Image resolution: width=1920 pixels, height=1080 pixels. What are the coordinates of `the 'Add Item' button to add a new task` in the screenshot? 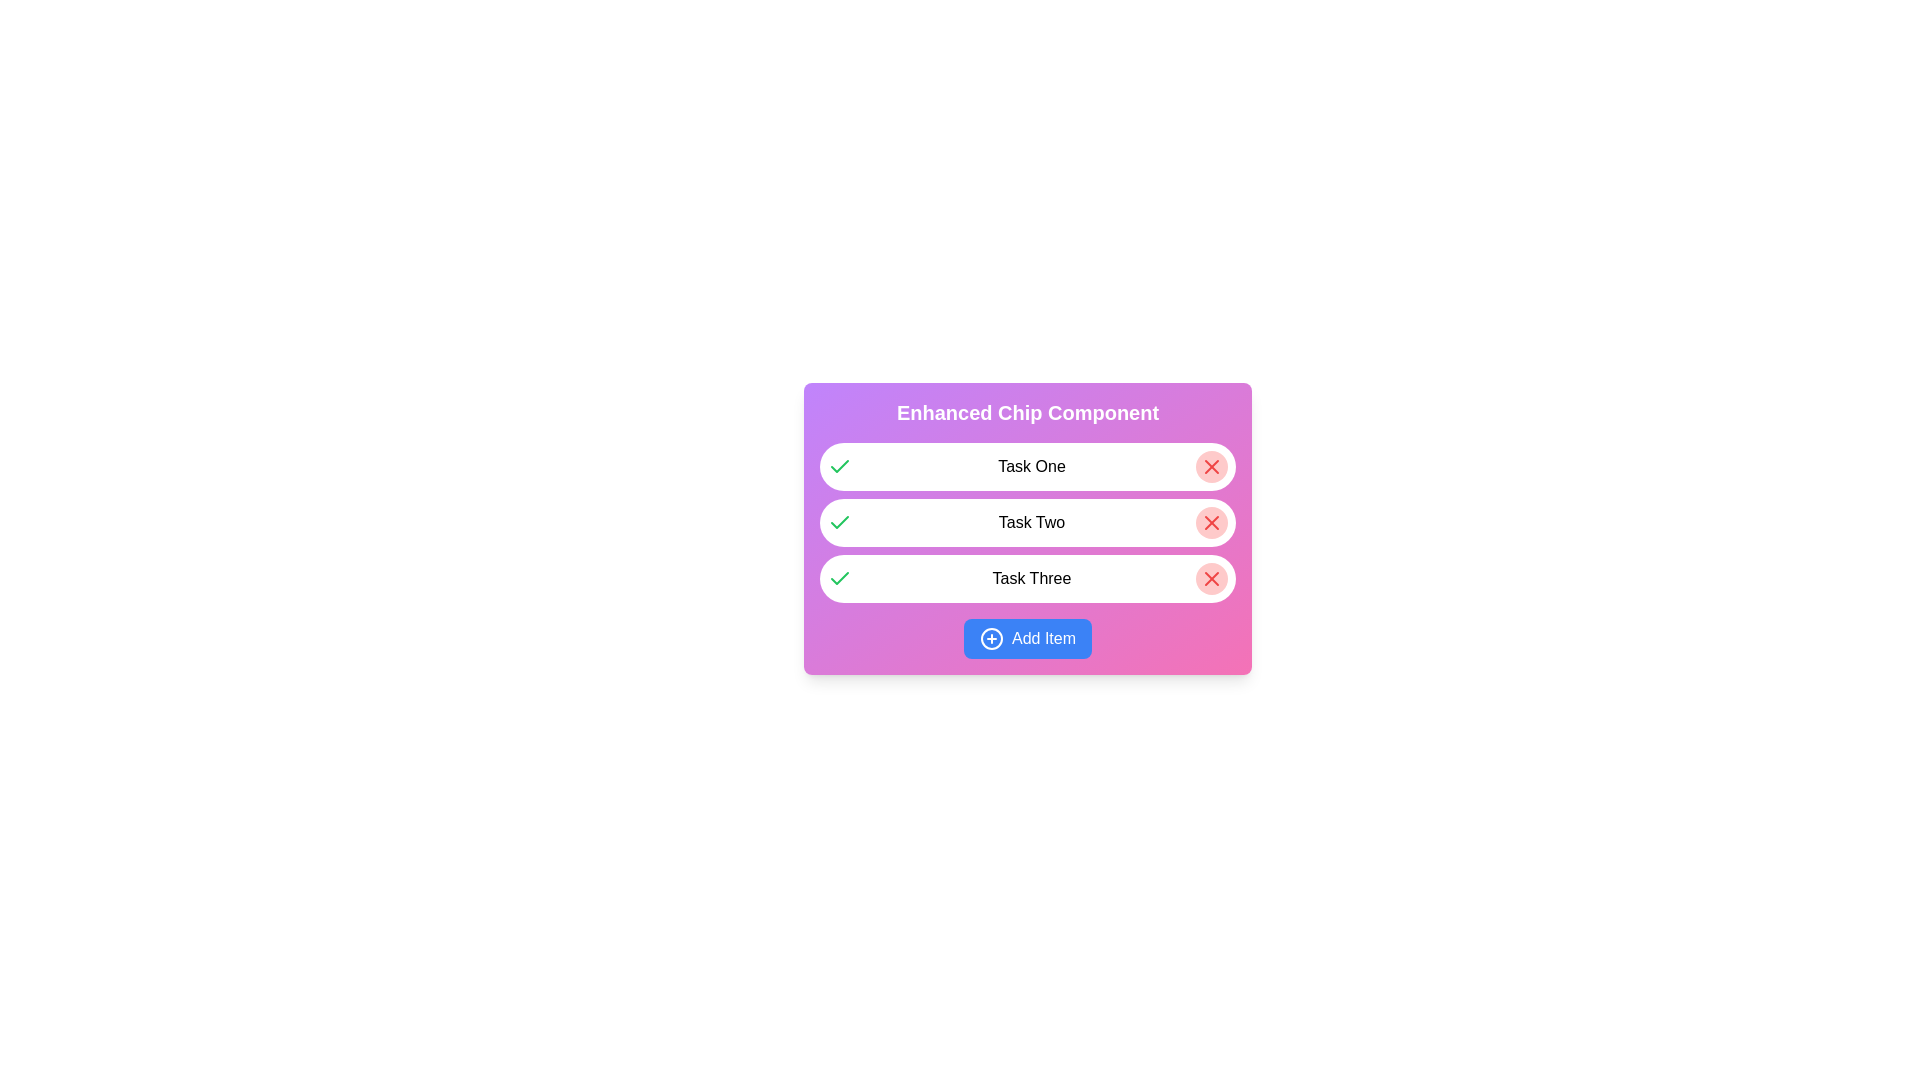 It's located at (1027, 639).